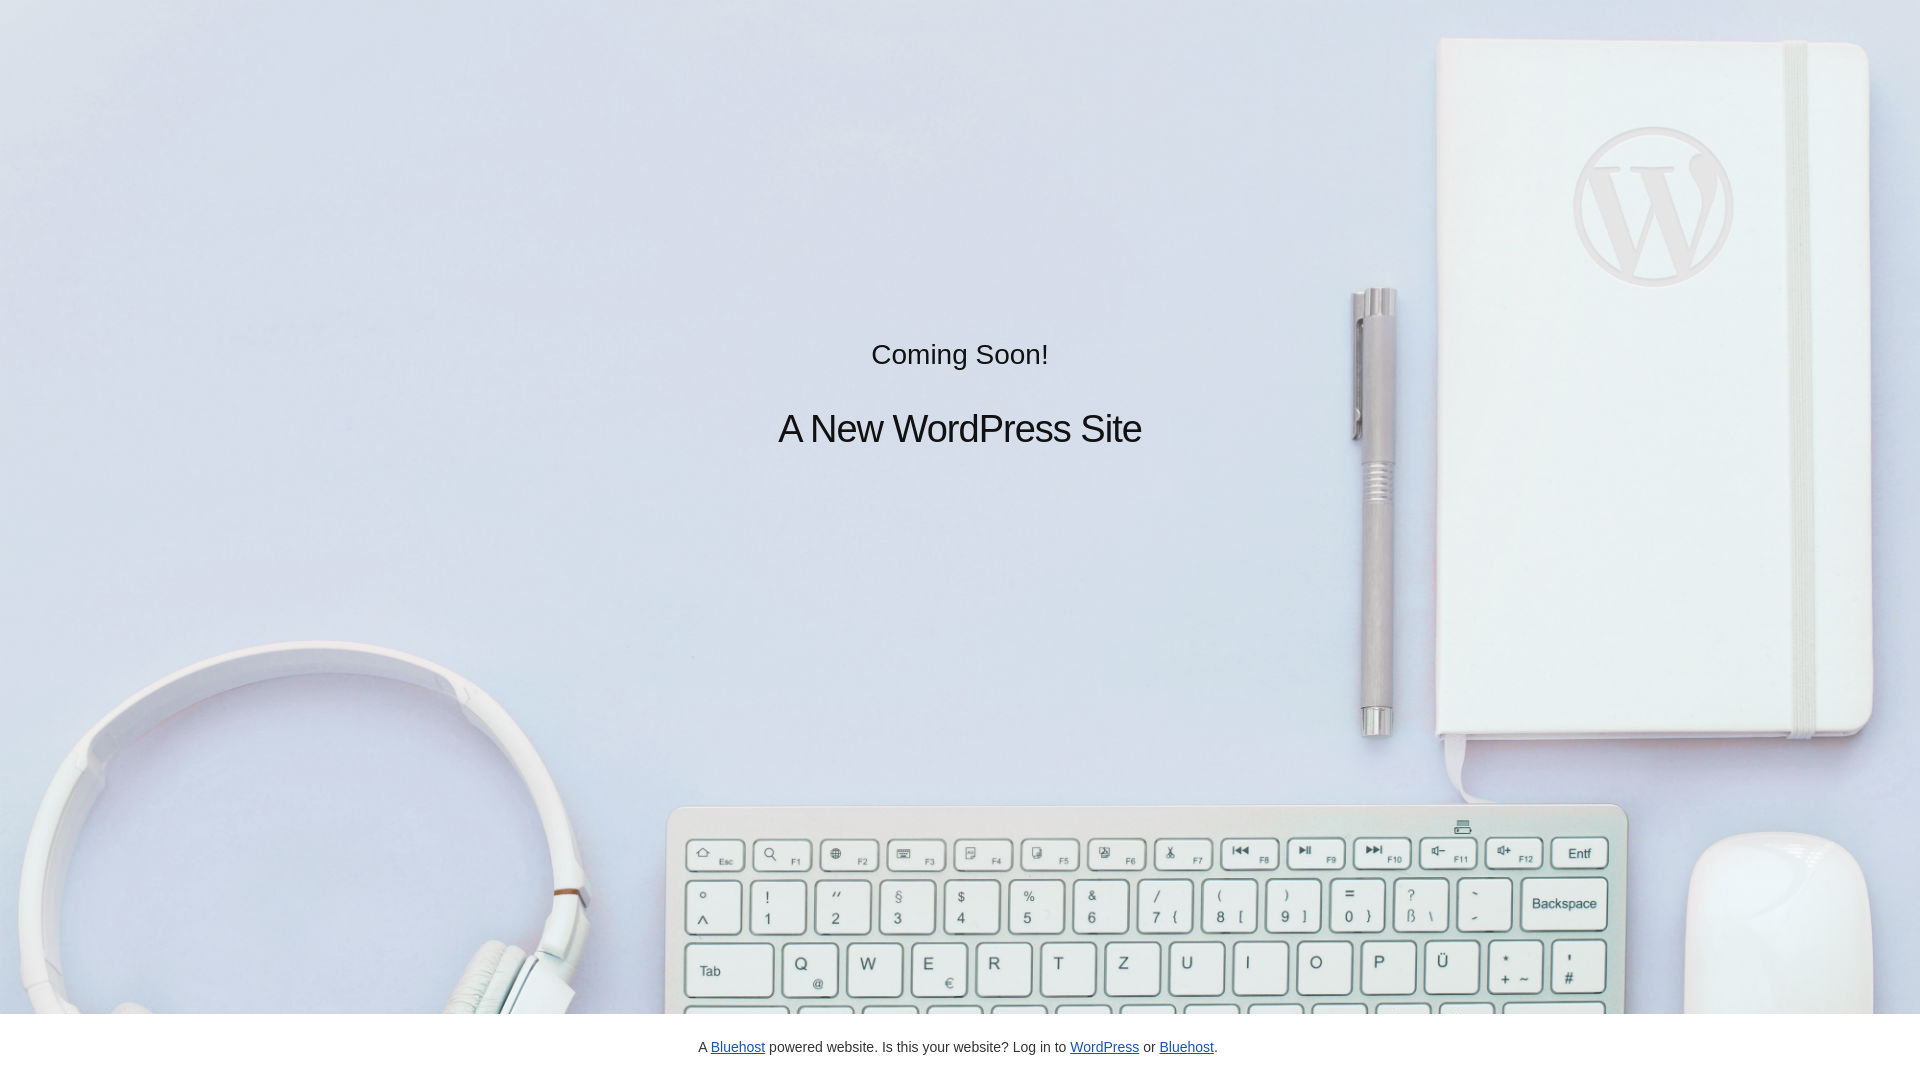 The height and width of the screenshot is (1080, 1920). What do you see at coordinates (737, 1045) in the screenshot?
I see `'Bluehost'` at bounding box center [737, 1045].